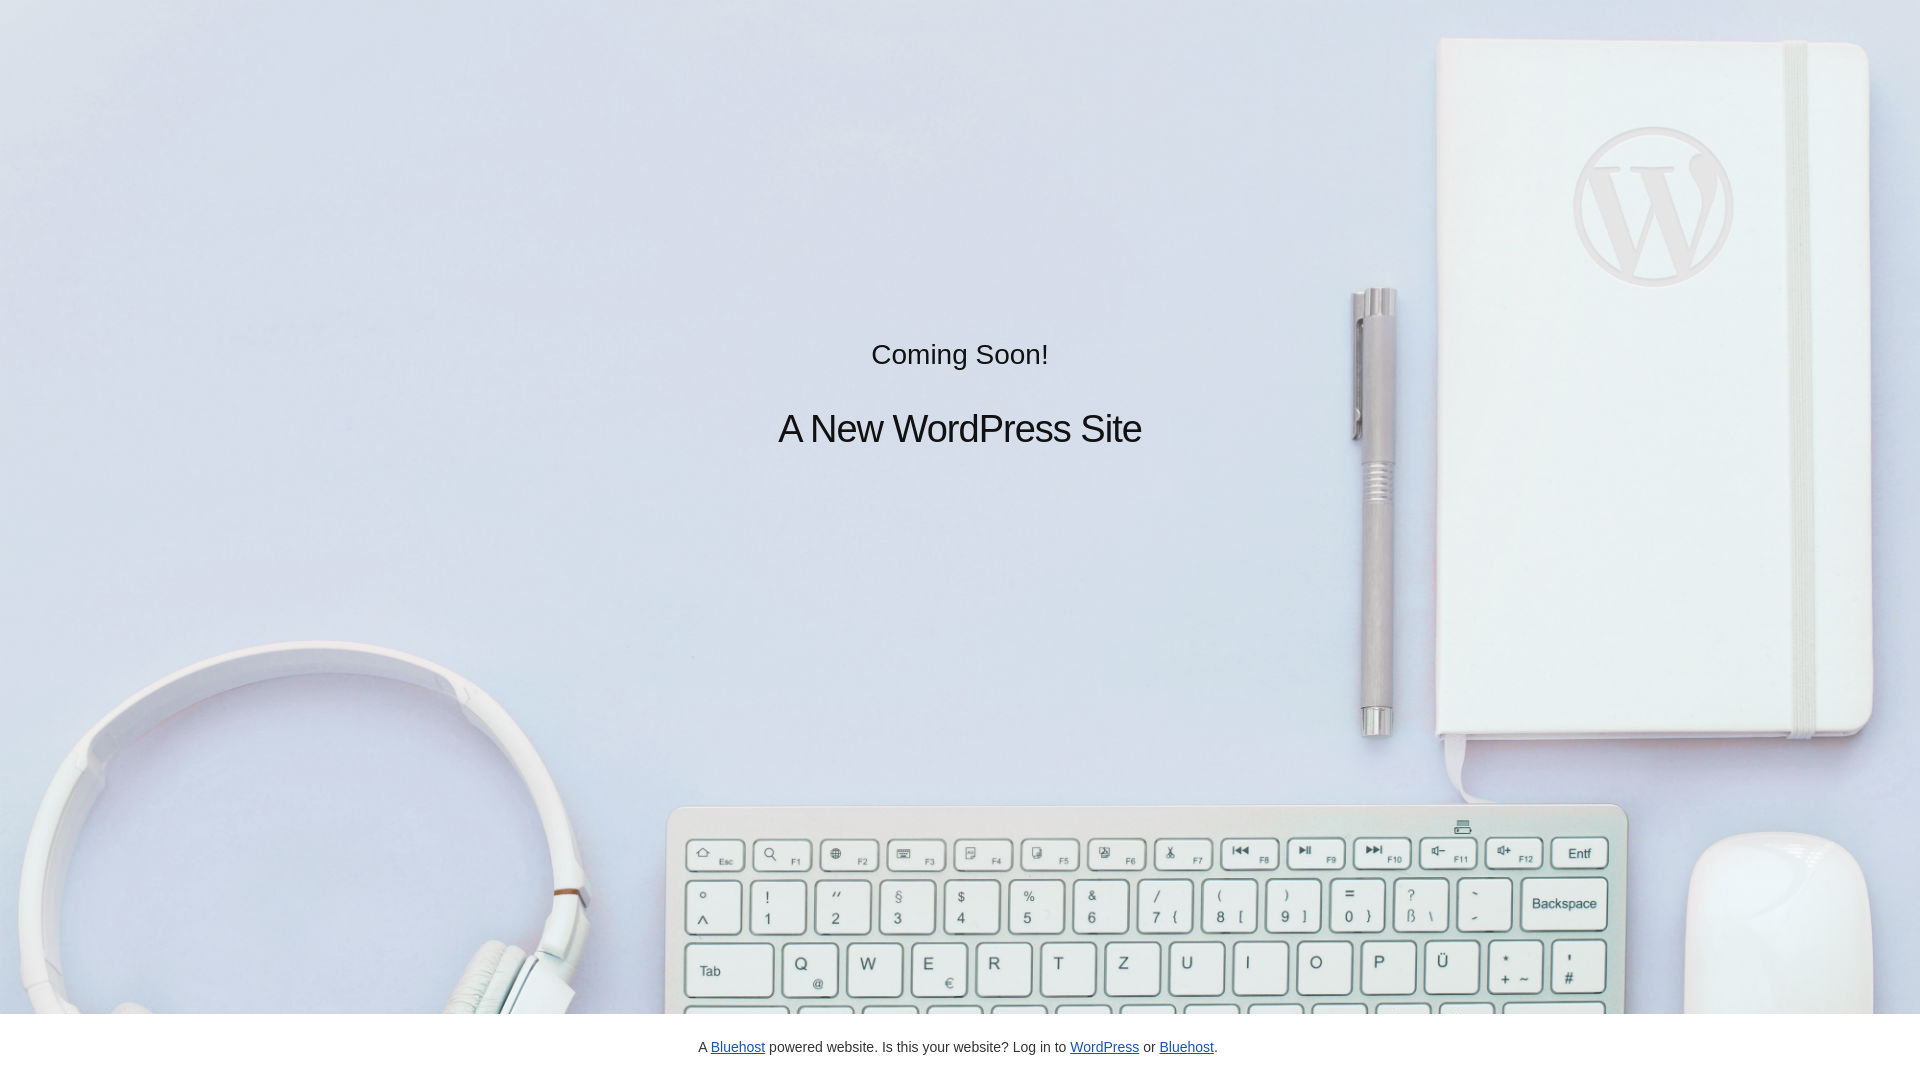 The height and width of the screenshot is (1080, 1920). What do you see at coordinates (737, 1045) in the screenshot?
I see `'Bluehost'` at bounding box center [737, 1045].